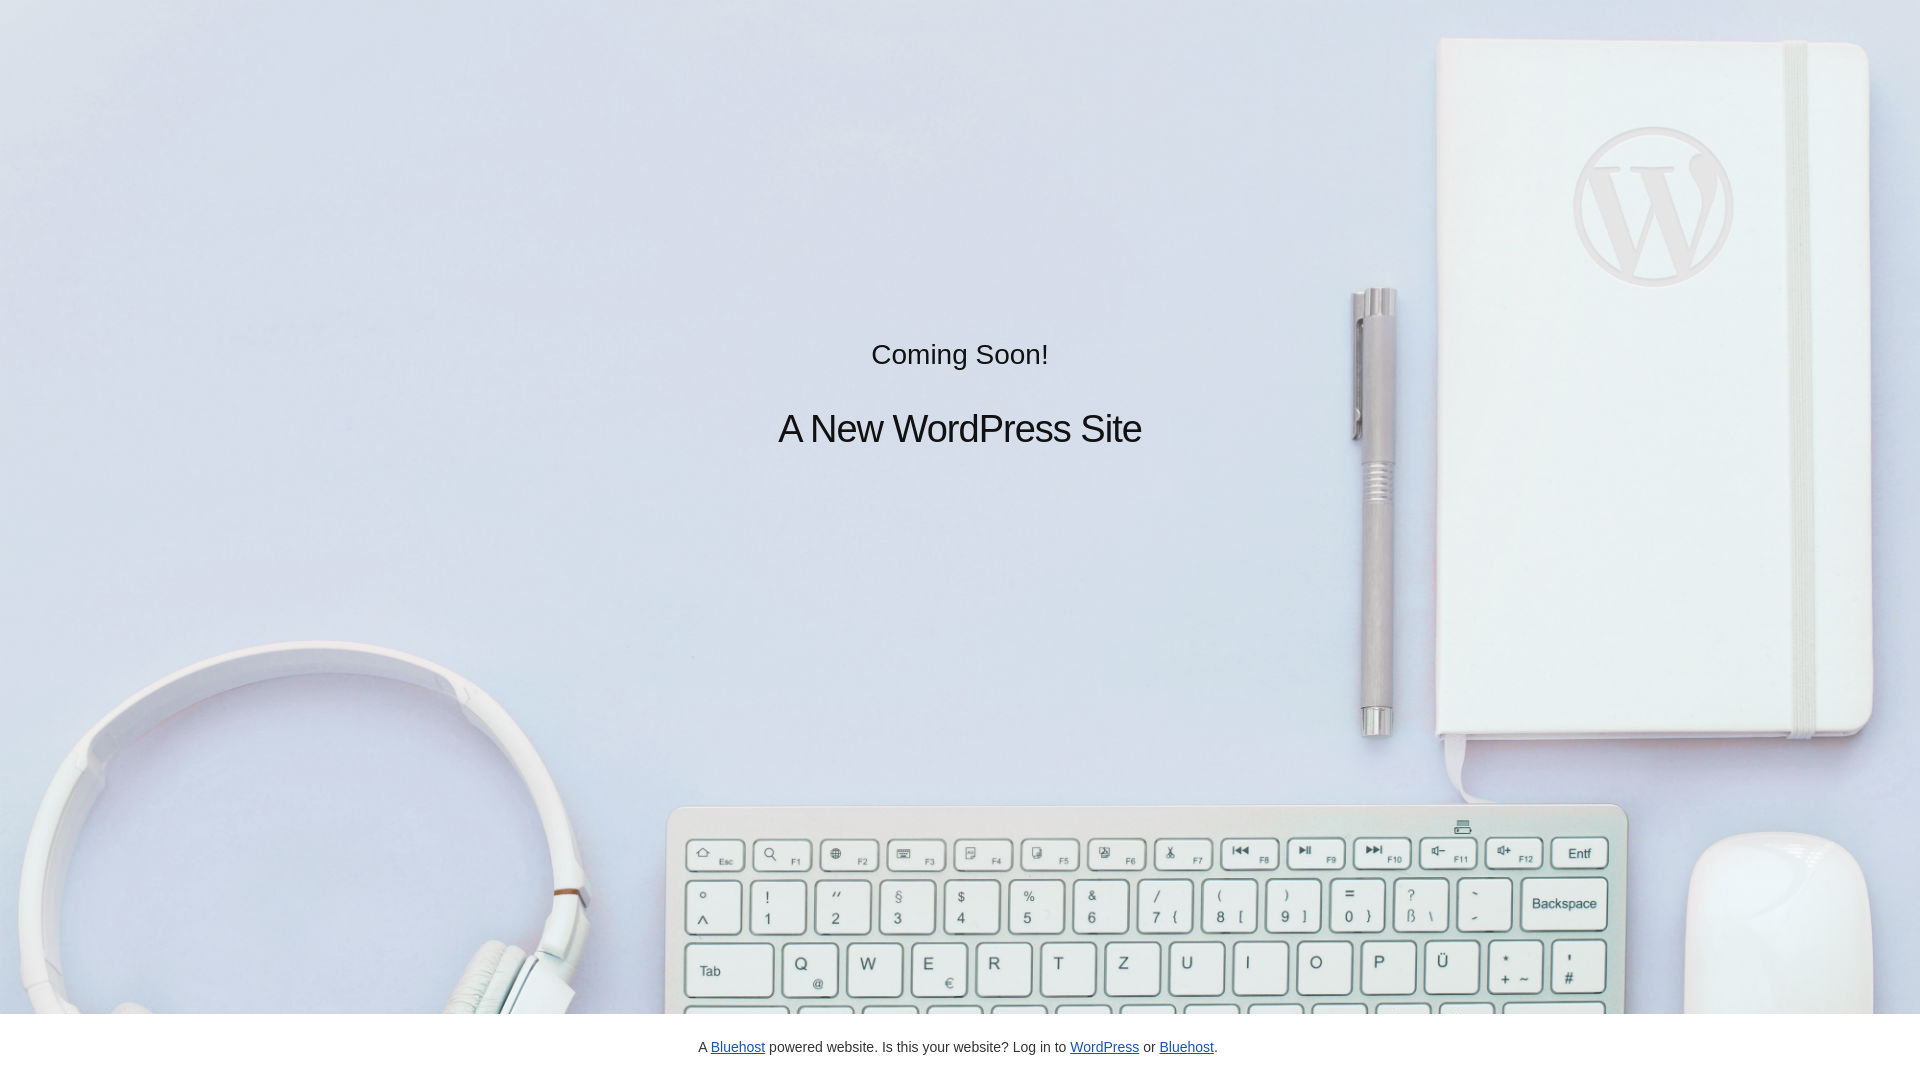 The height and width of the screenshot is (1080, 1920). What do you see at coordinates (737, 1045) in the screenshot?
I see `'Bluehost'` at bounding box center [737, 1045].